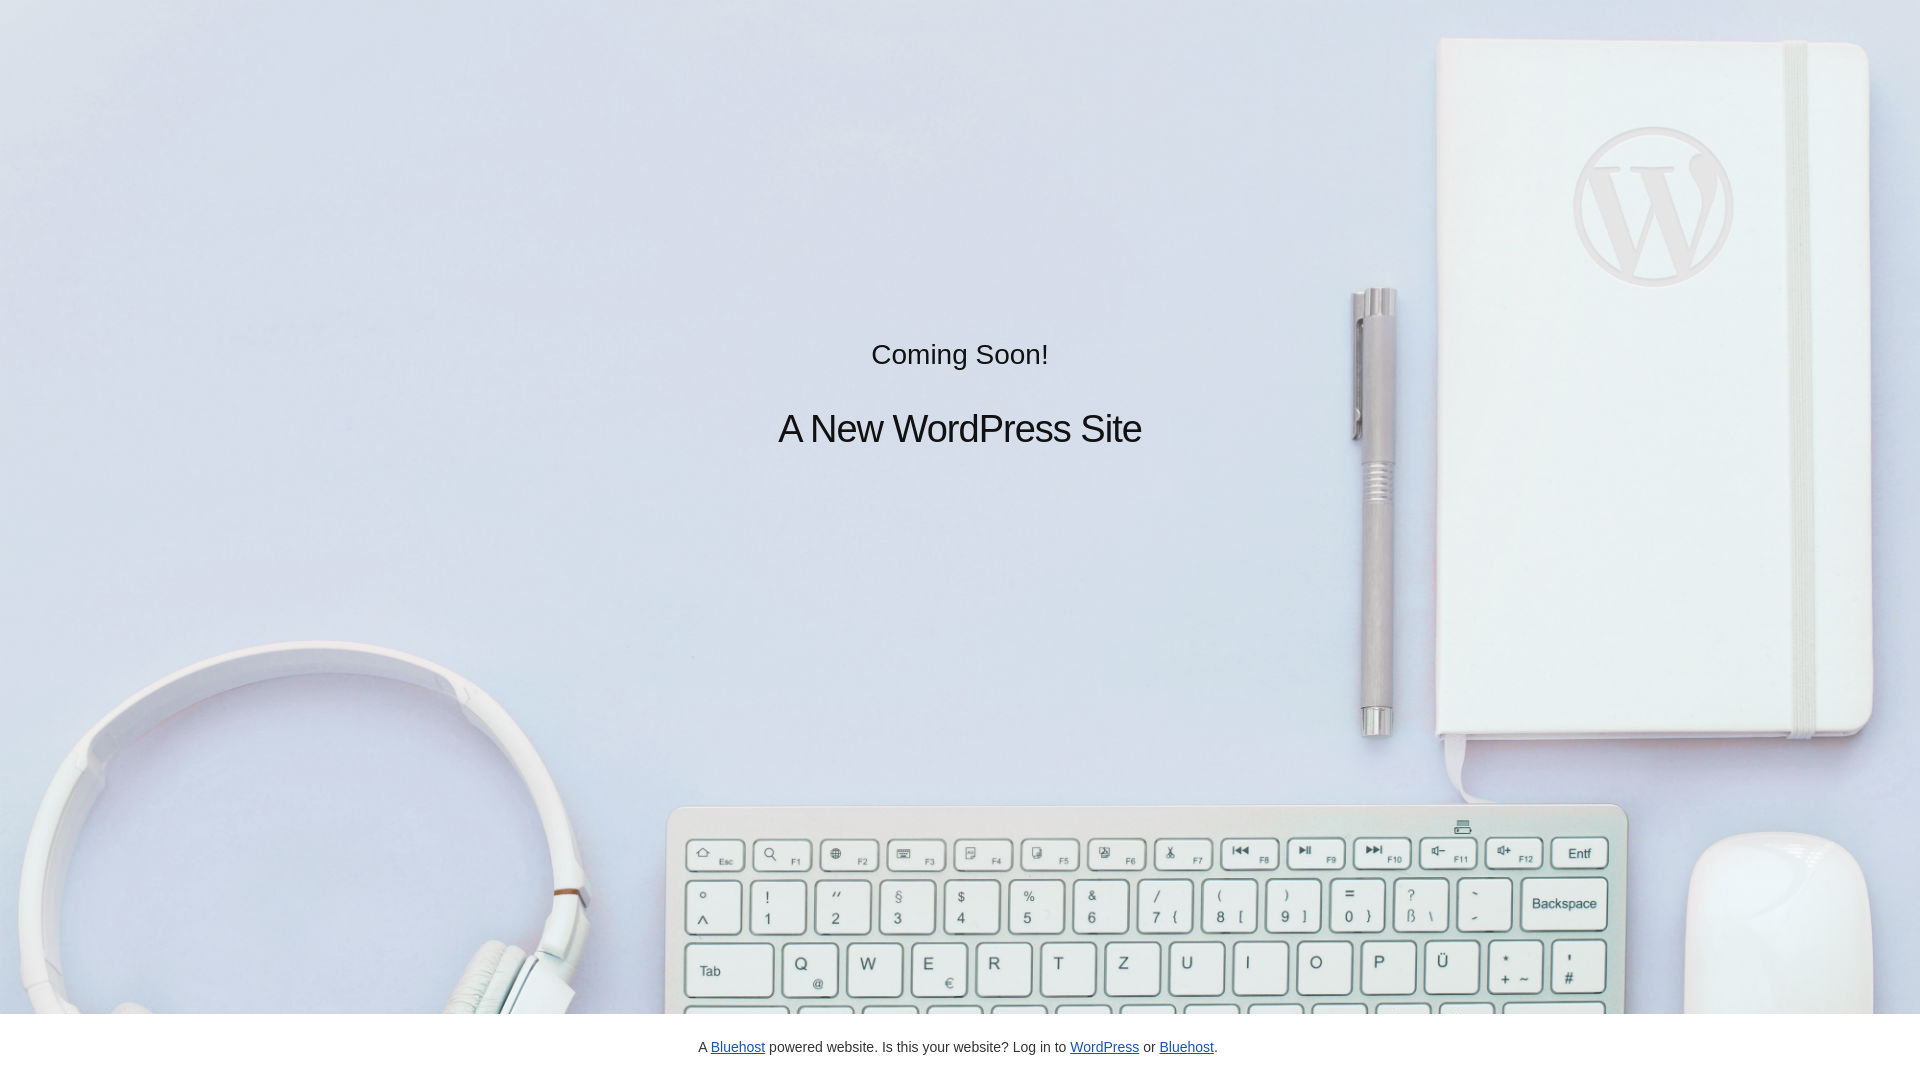 The height and width of the screenshot is (1080, 1920). What do you see at coordinates (737, 1045) in the screenshot?
I see `'Bluehost'` at bounding box center [737, 1045].